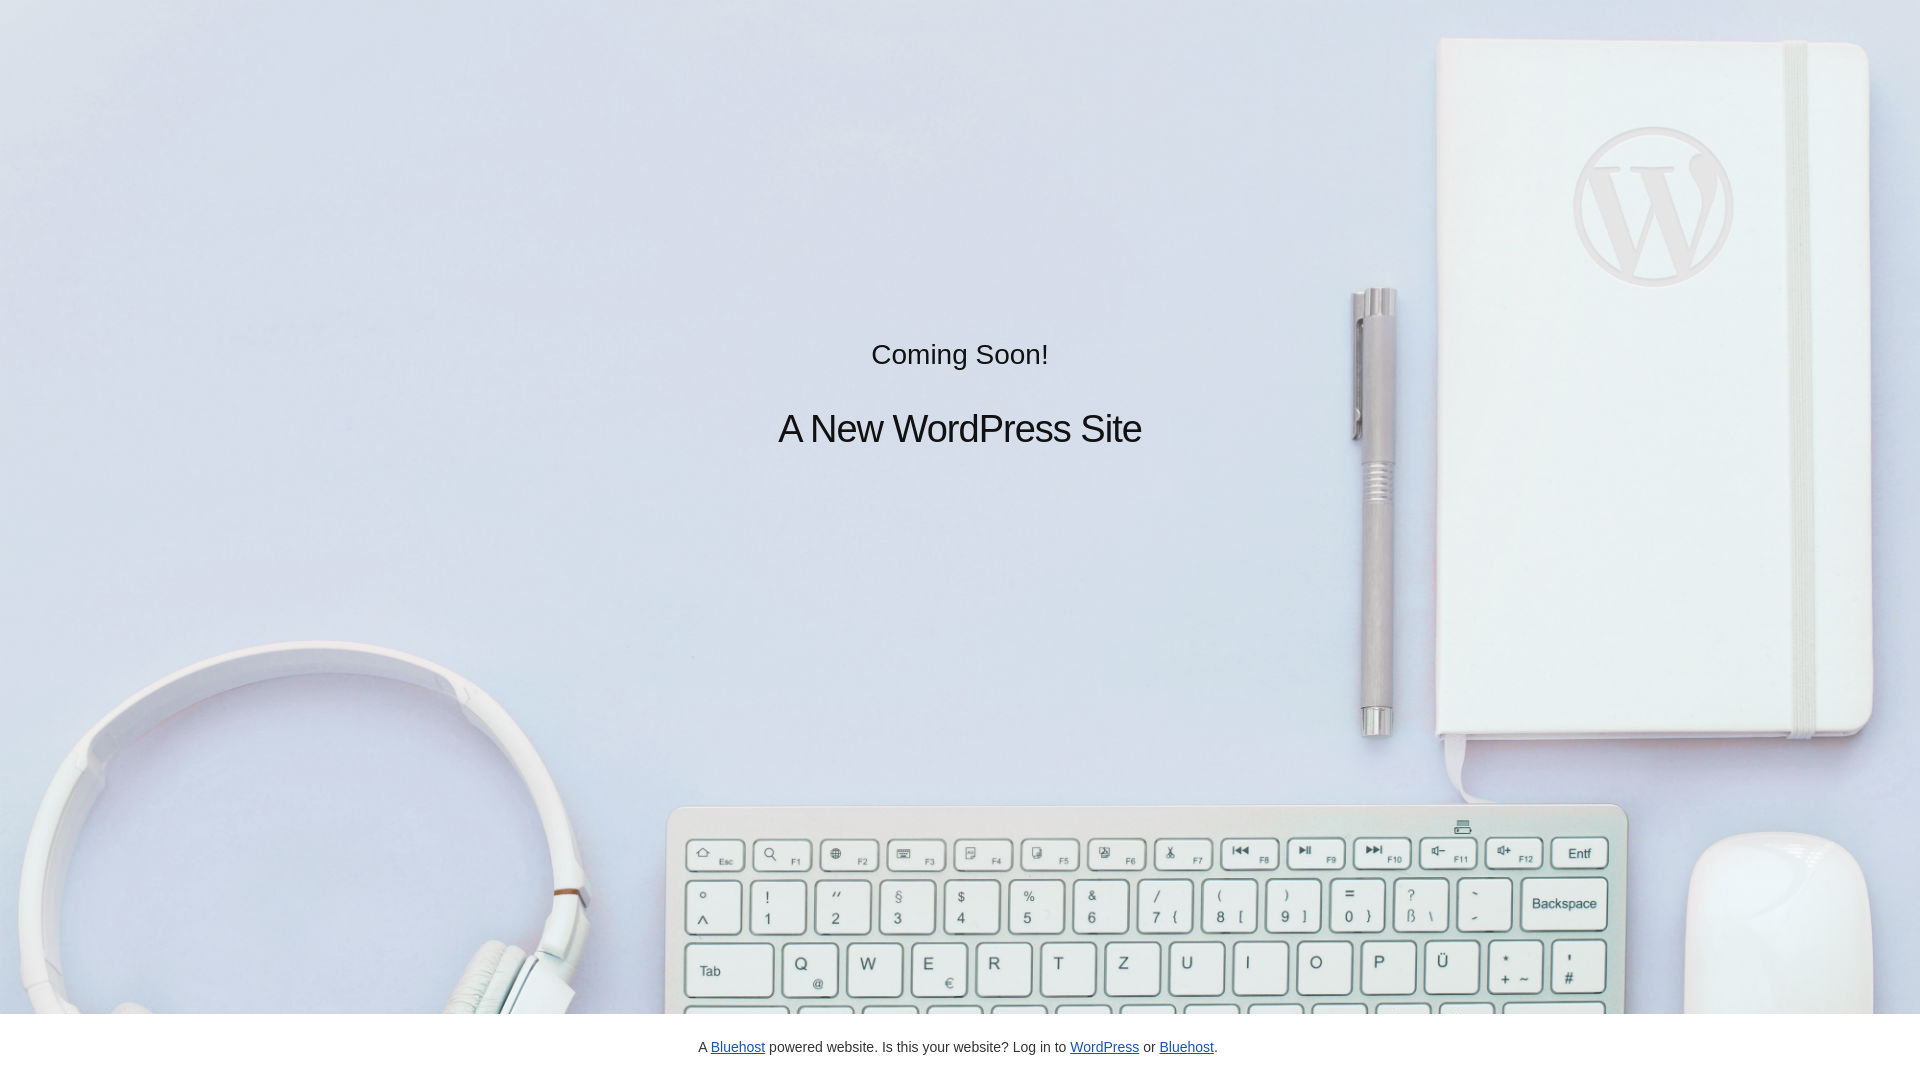 The height and width of the screenshot is (1080, 1920). What do you see at coordinates (737, 1045) in the screenshot?
I see `'Bluehost'` at bounding box center [737, 1045].